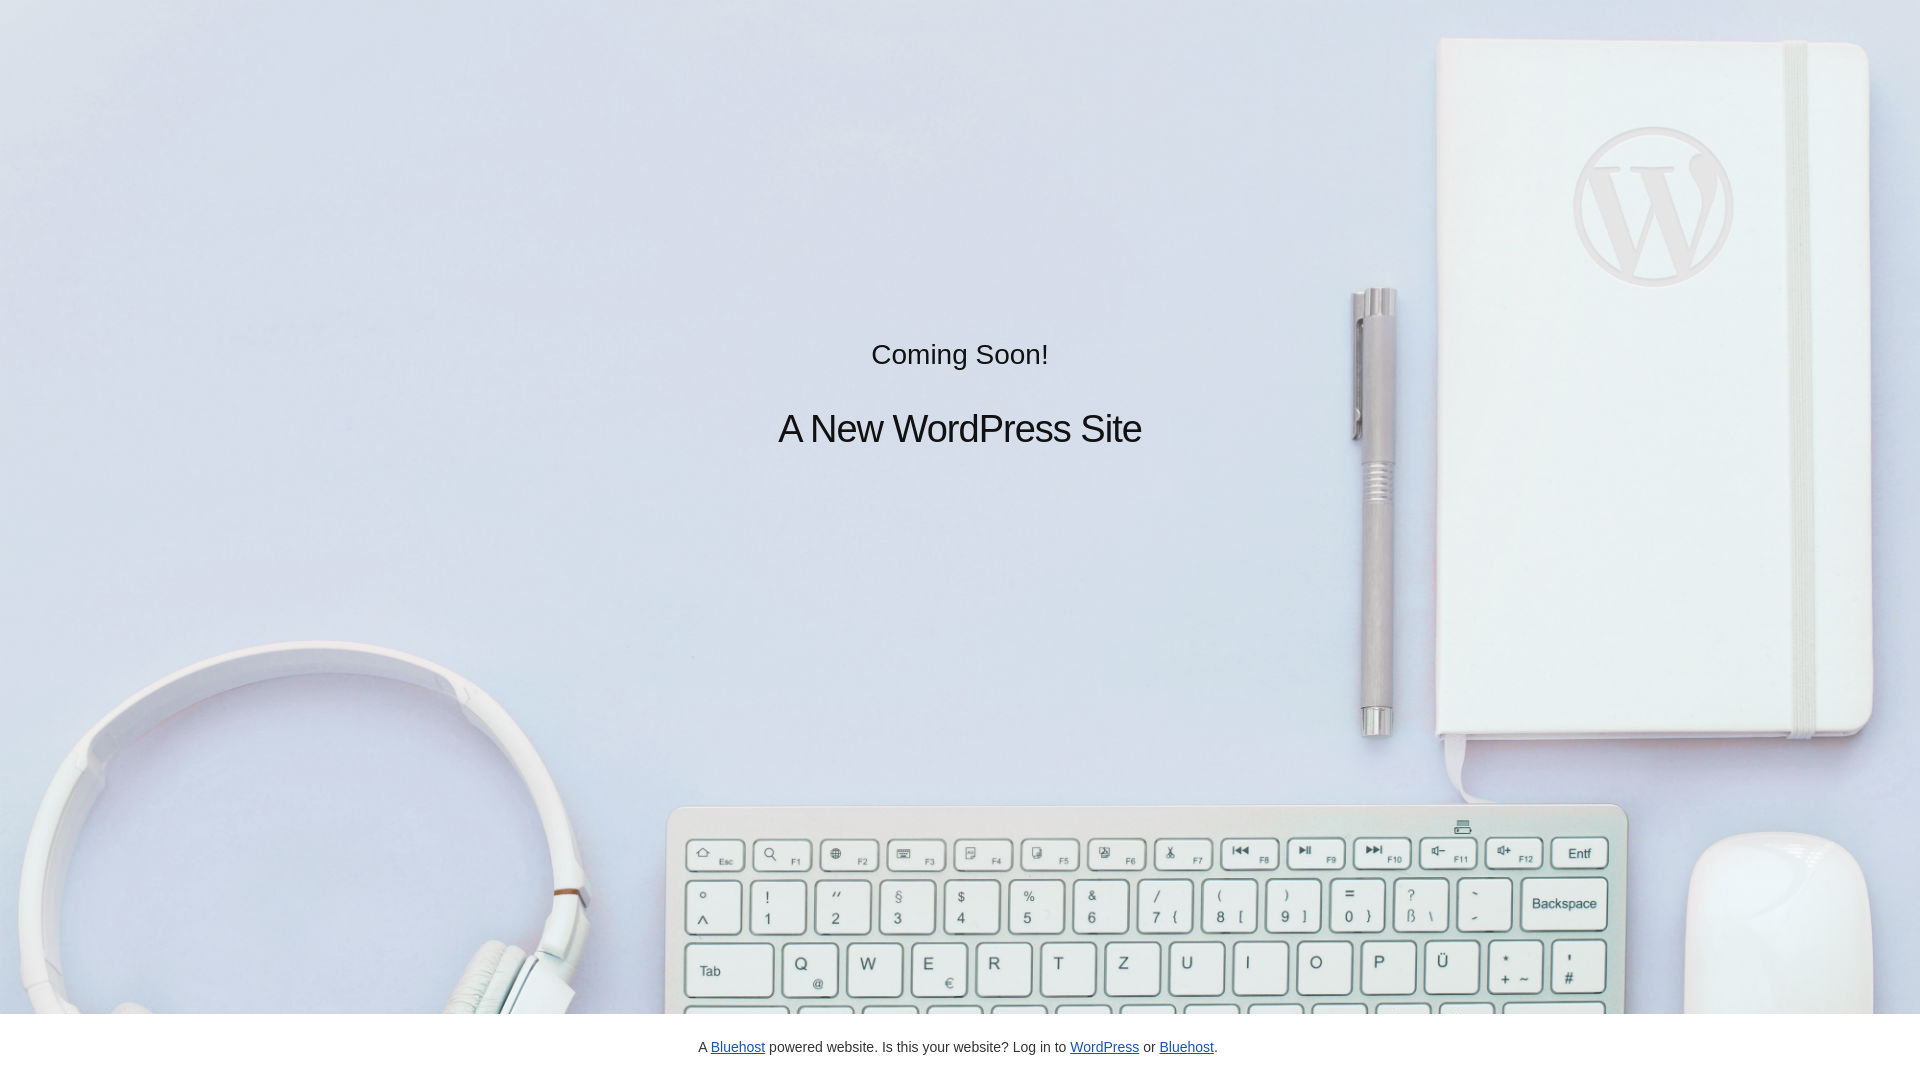 The height and width of the screenshot is (1080, 1920). What do you see at coordinates (737, 1045) in the screenshot?
I see `'Bluehost'` at bounding box center [737, 1045].